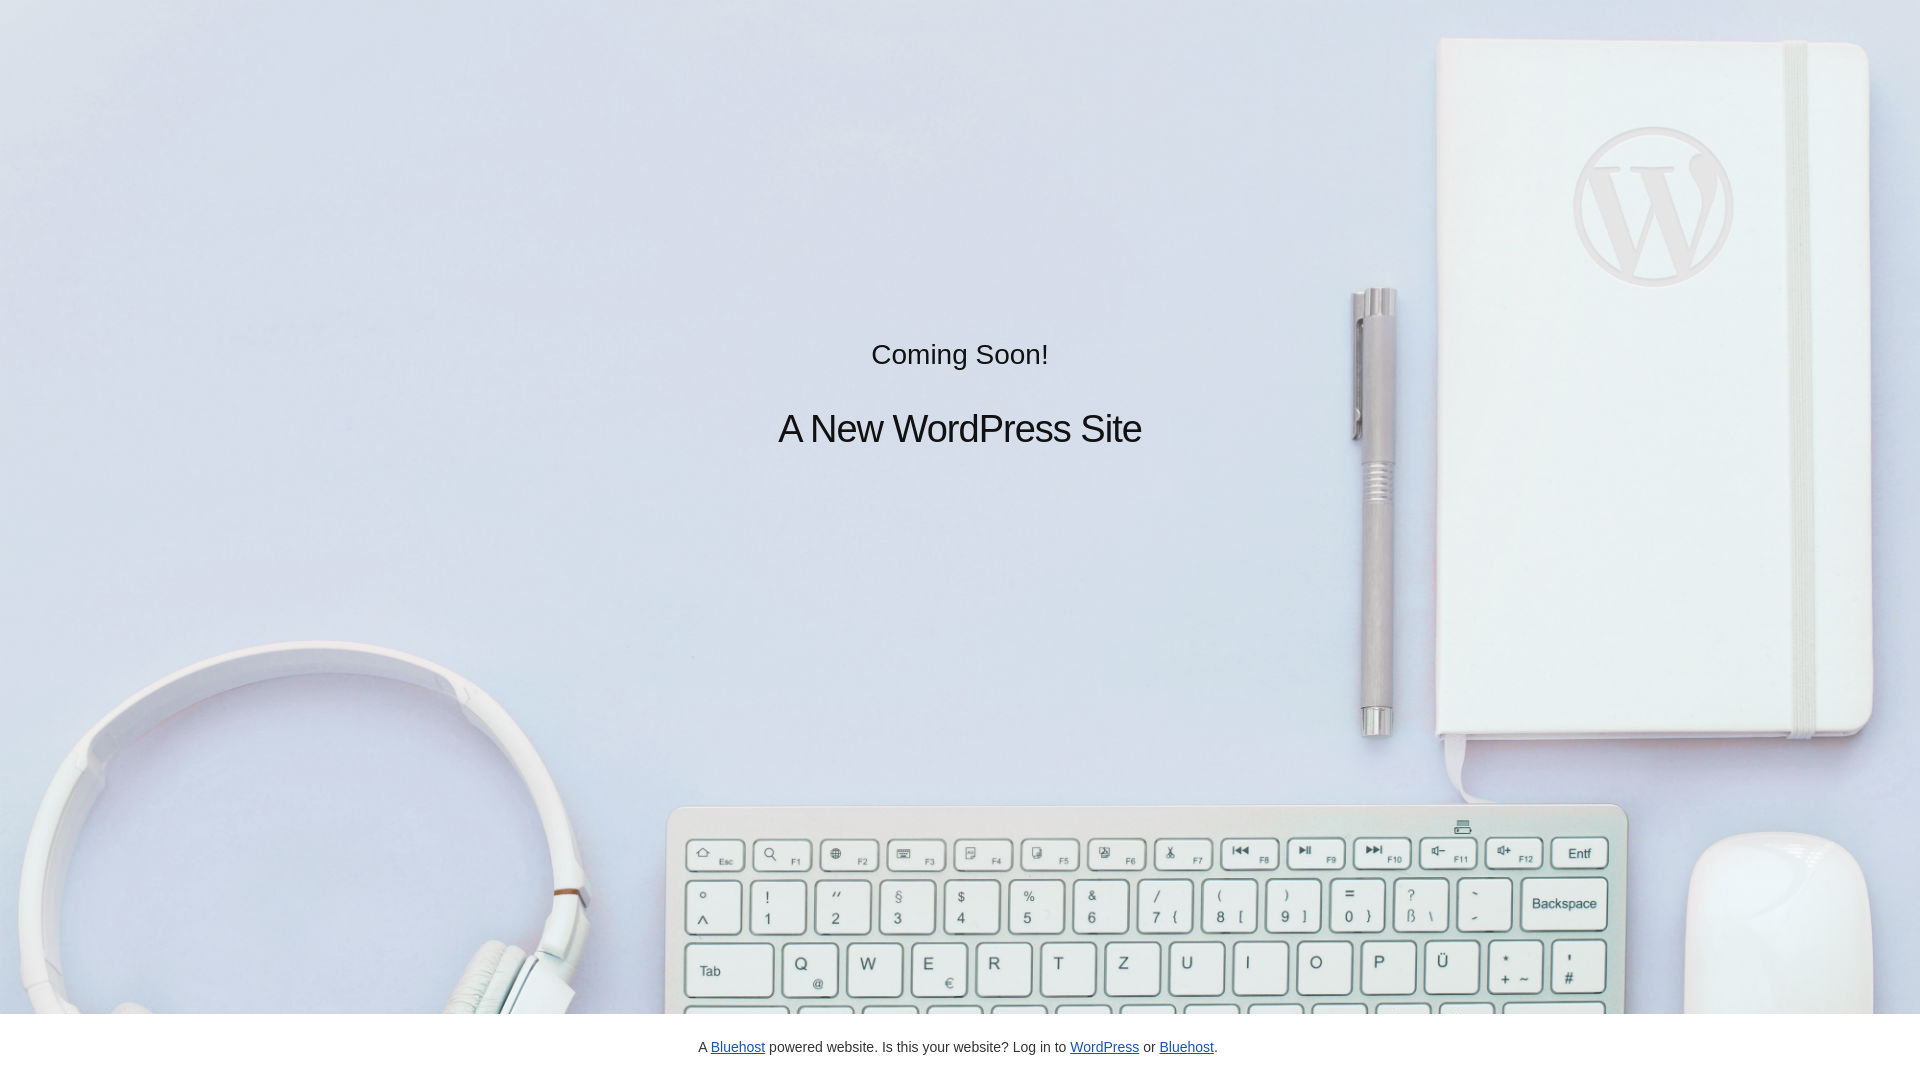 The height and width of the screenshot is (1080, 1920). What do you see at coordinates (737, 1045) in the screenshot?
I see `'Bluehost'` at bounding box center [737, 1045].